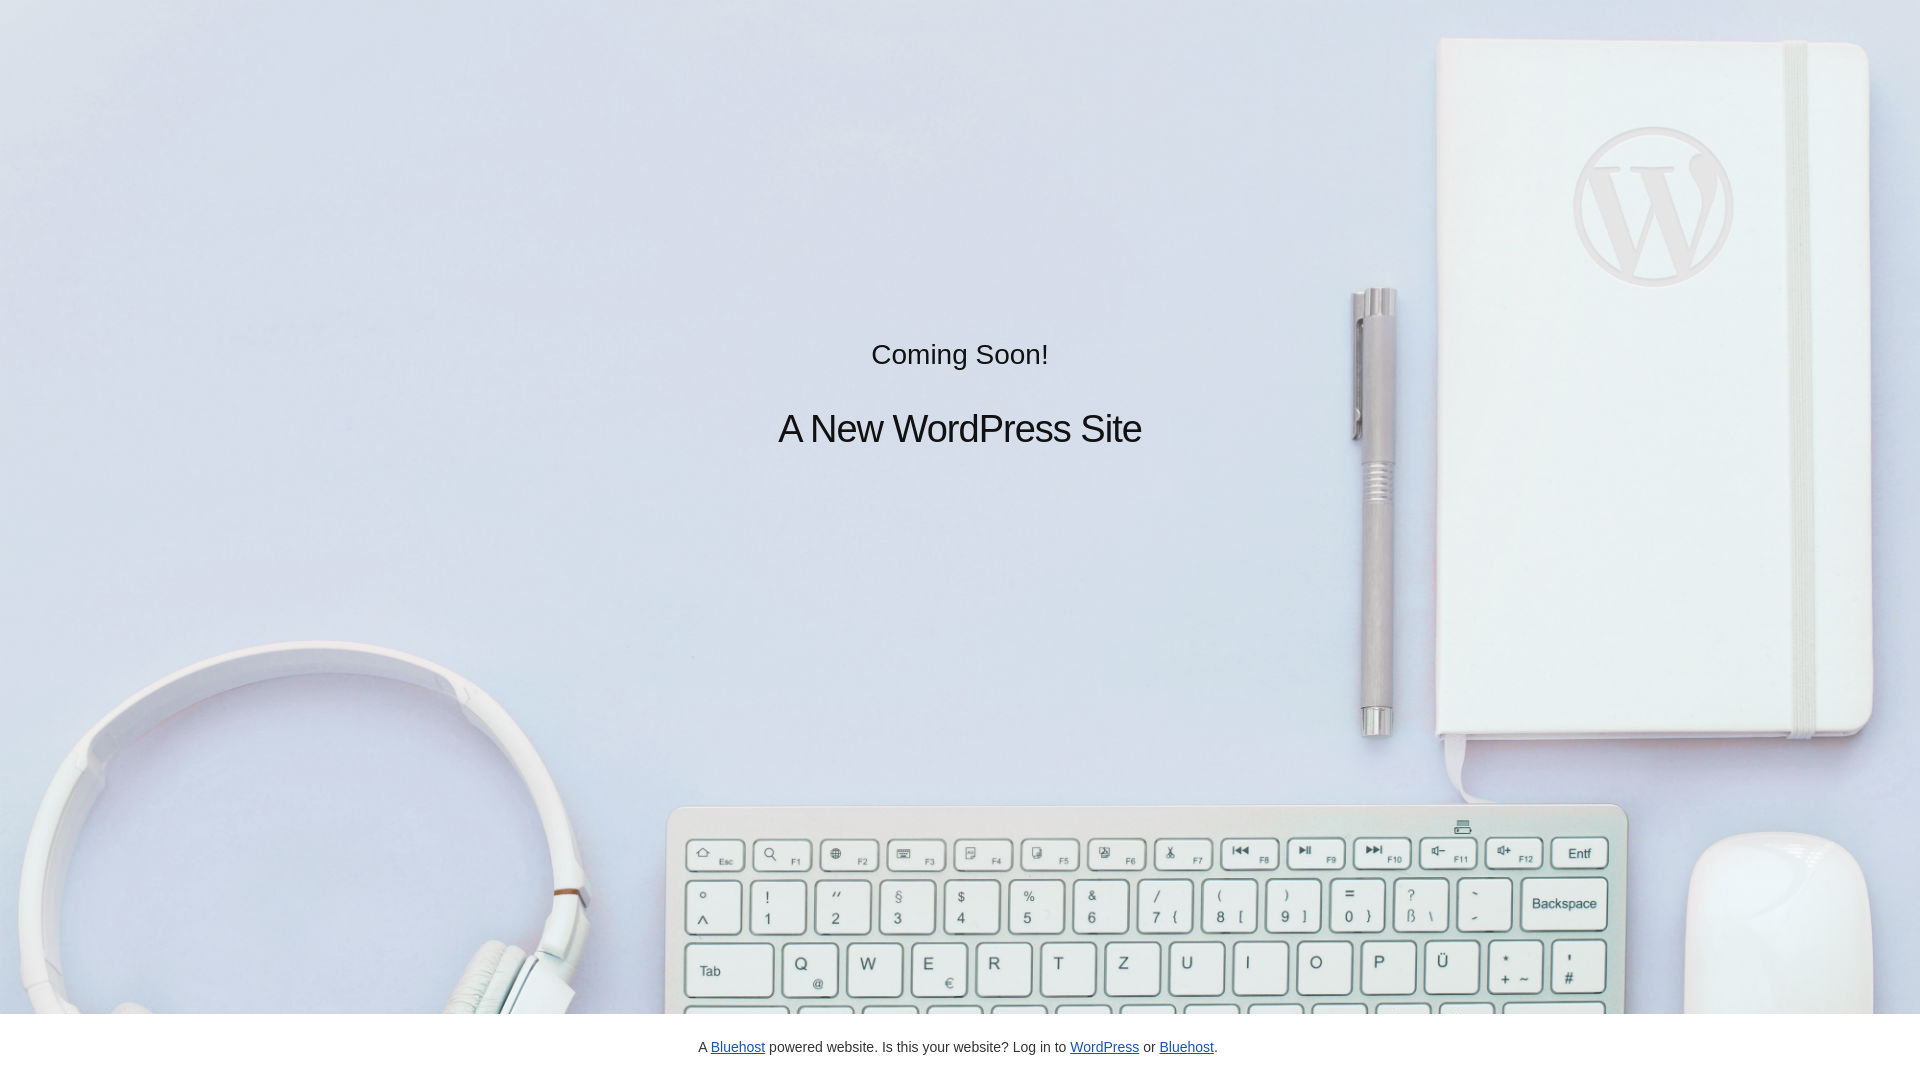 The height and width of the screenshot is (1080, 1920). What do you see at coordinates (737, 1045) in the screenshot?
I see `'Bluehost'` at bounding box center [737, 1045].